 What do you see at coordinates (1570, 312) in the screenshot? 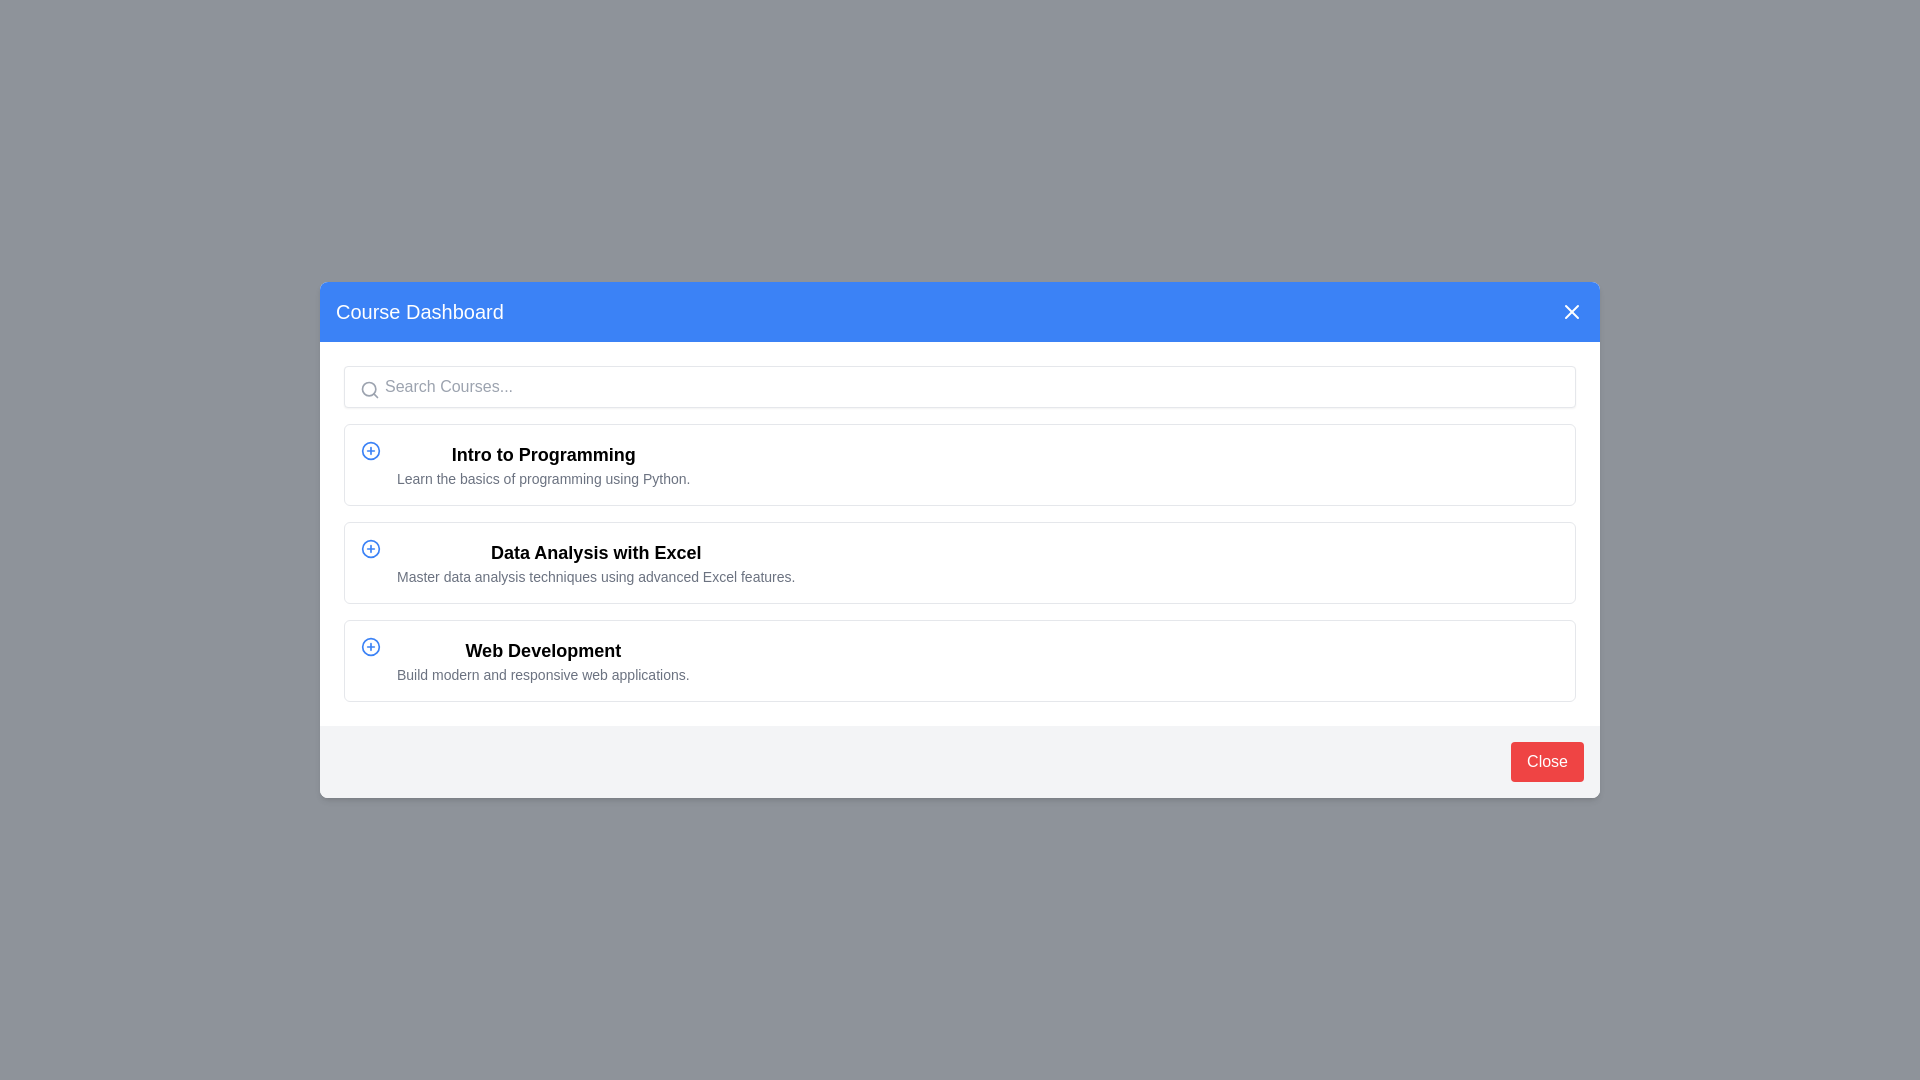
I see `the close button located at the top-right corner of the blue header bar titled 'Course Dashboard'` at bounding box center [1570, 312].